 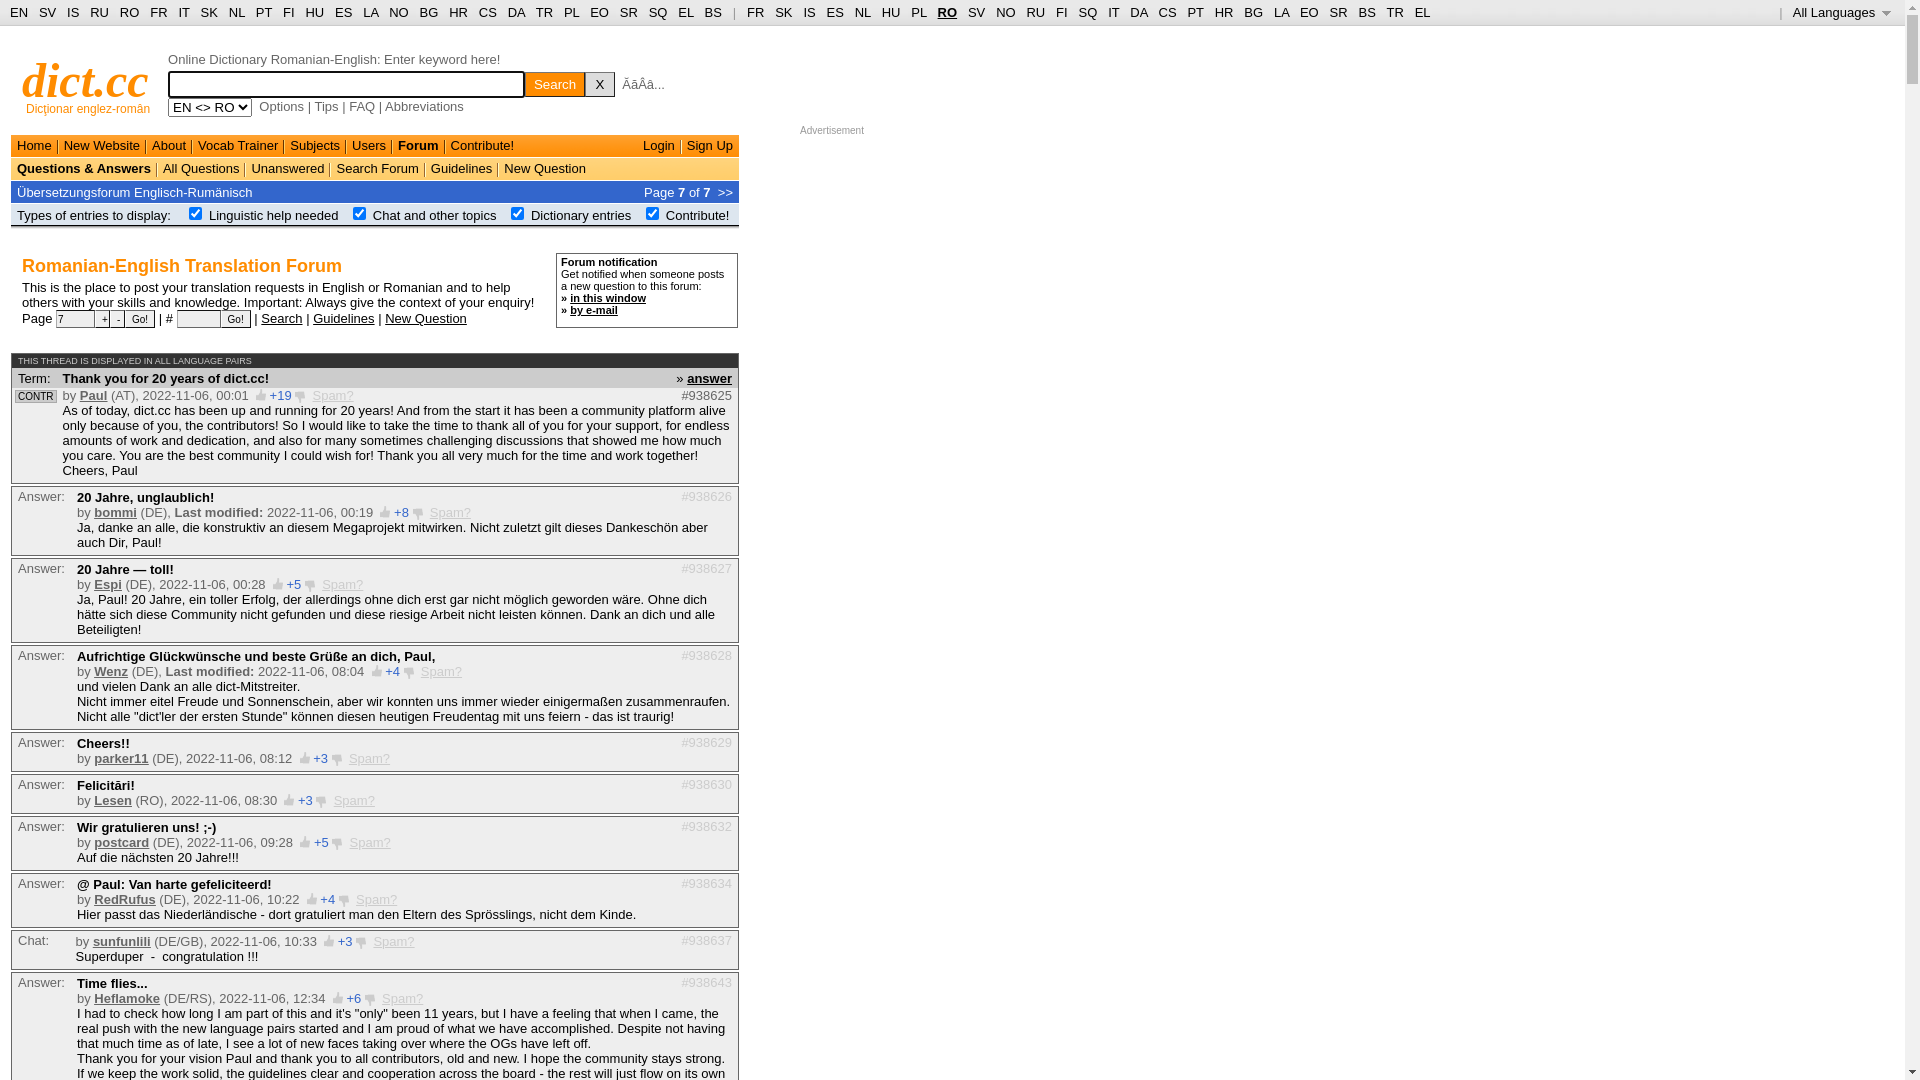 I want to click on 'Go!', so click(x=138, y=318).